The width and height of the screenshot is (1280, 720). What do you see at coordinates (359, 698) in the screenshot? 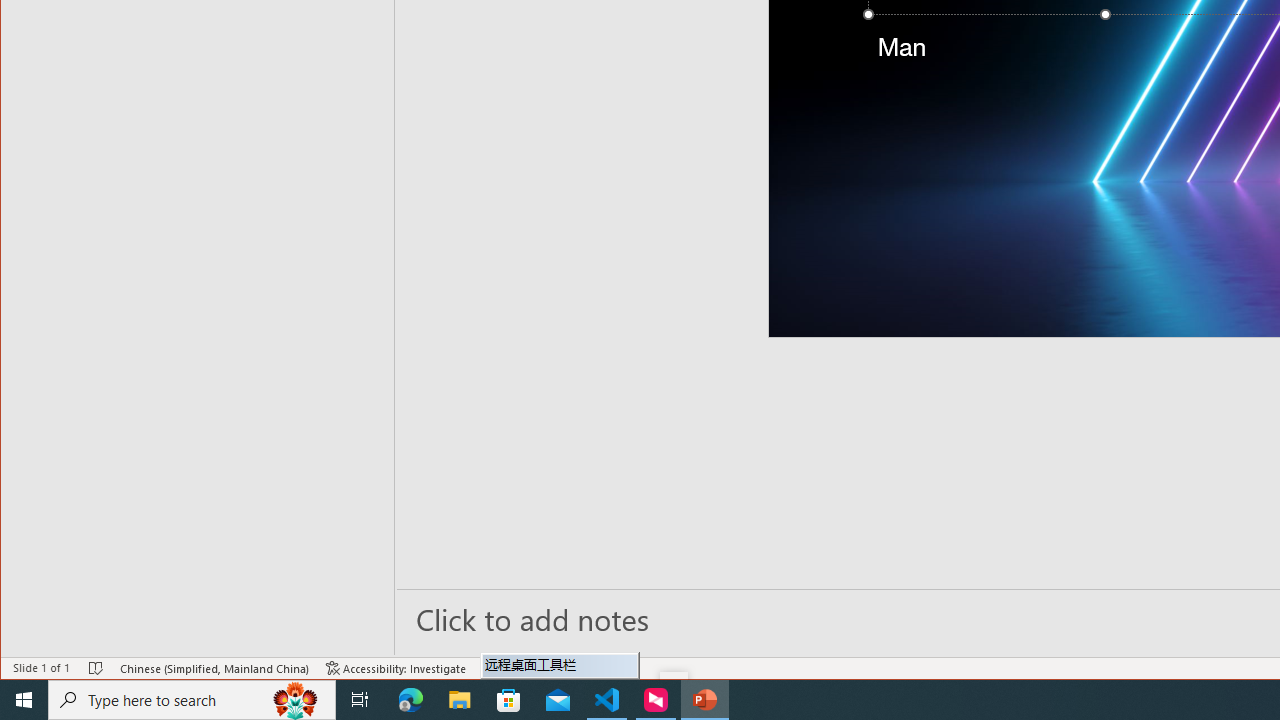
I see `'Task View'` at bounding box center [359, 698].